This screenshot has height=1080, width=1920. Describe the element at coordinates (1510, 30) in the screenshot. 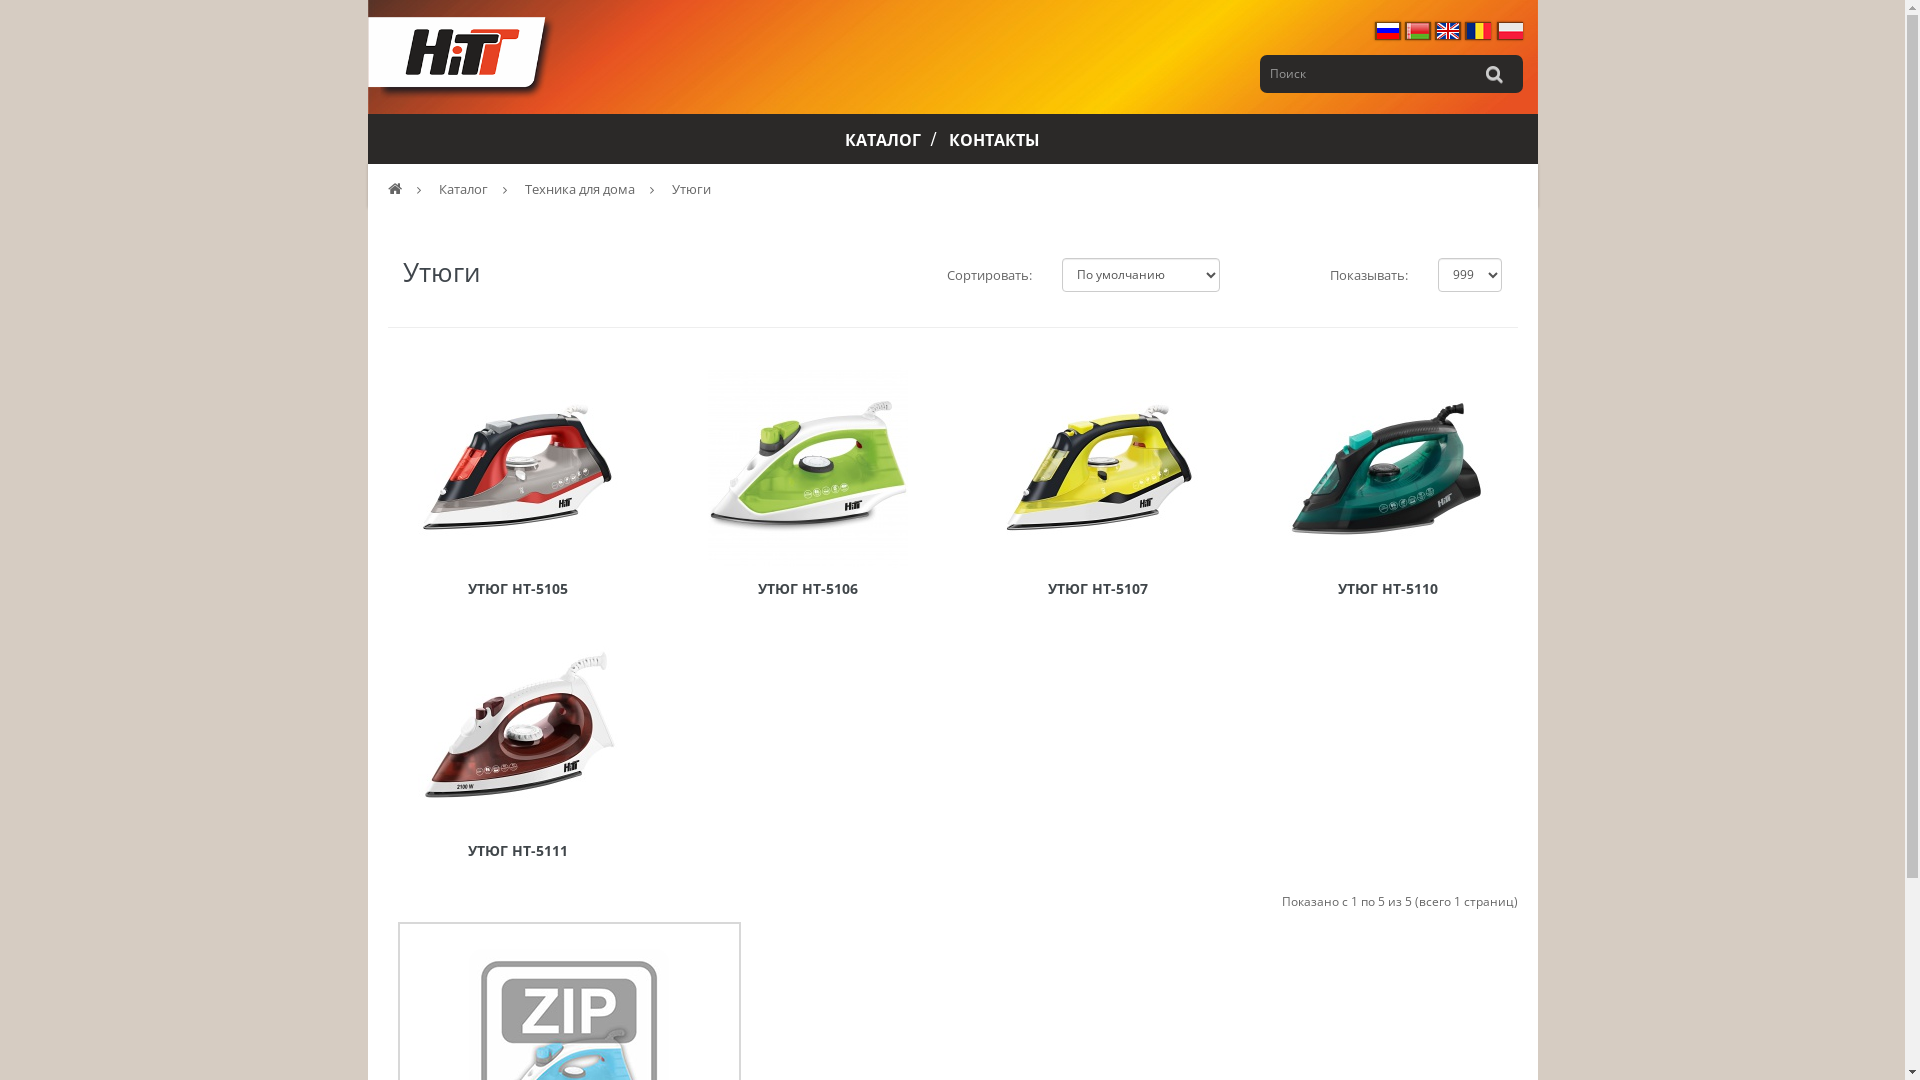

I see `'Polski'` at that location.